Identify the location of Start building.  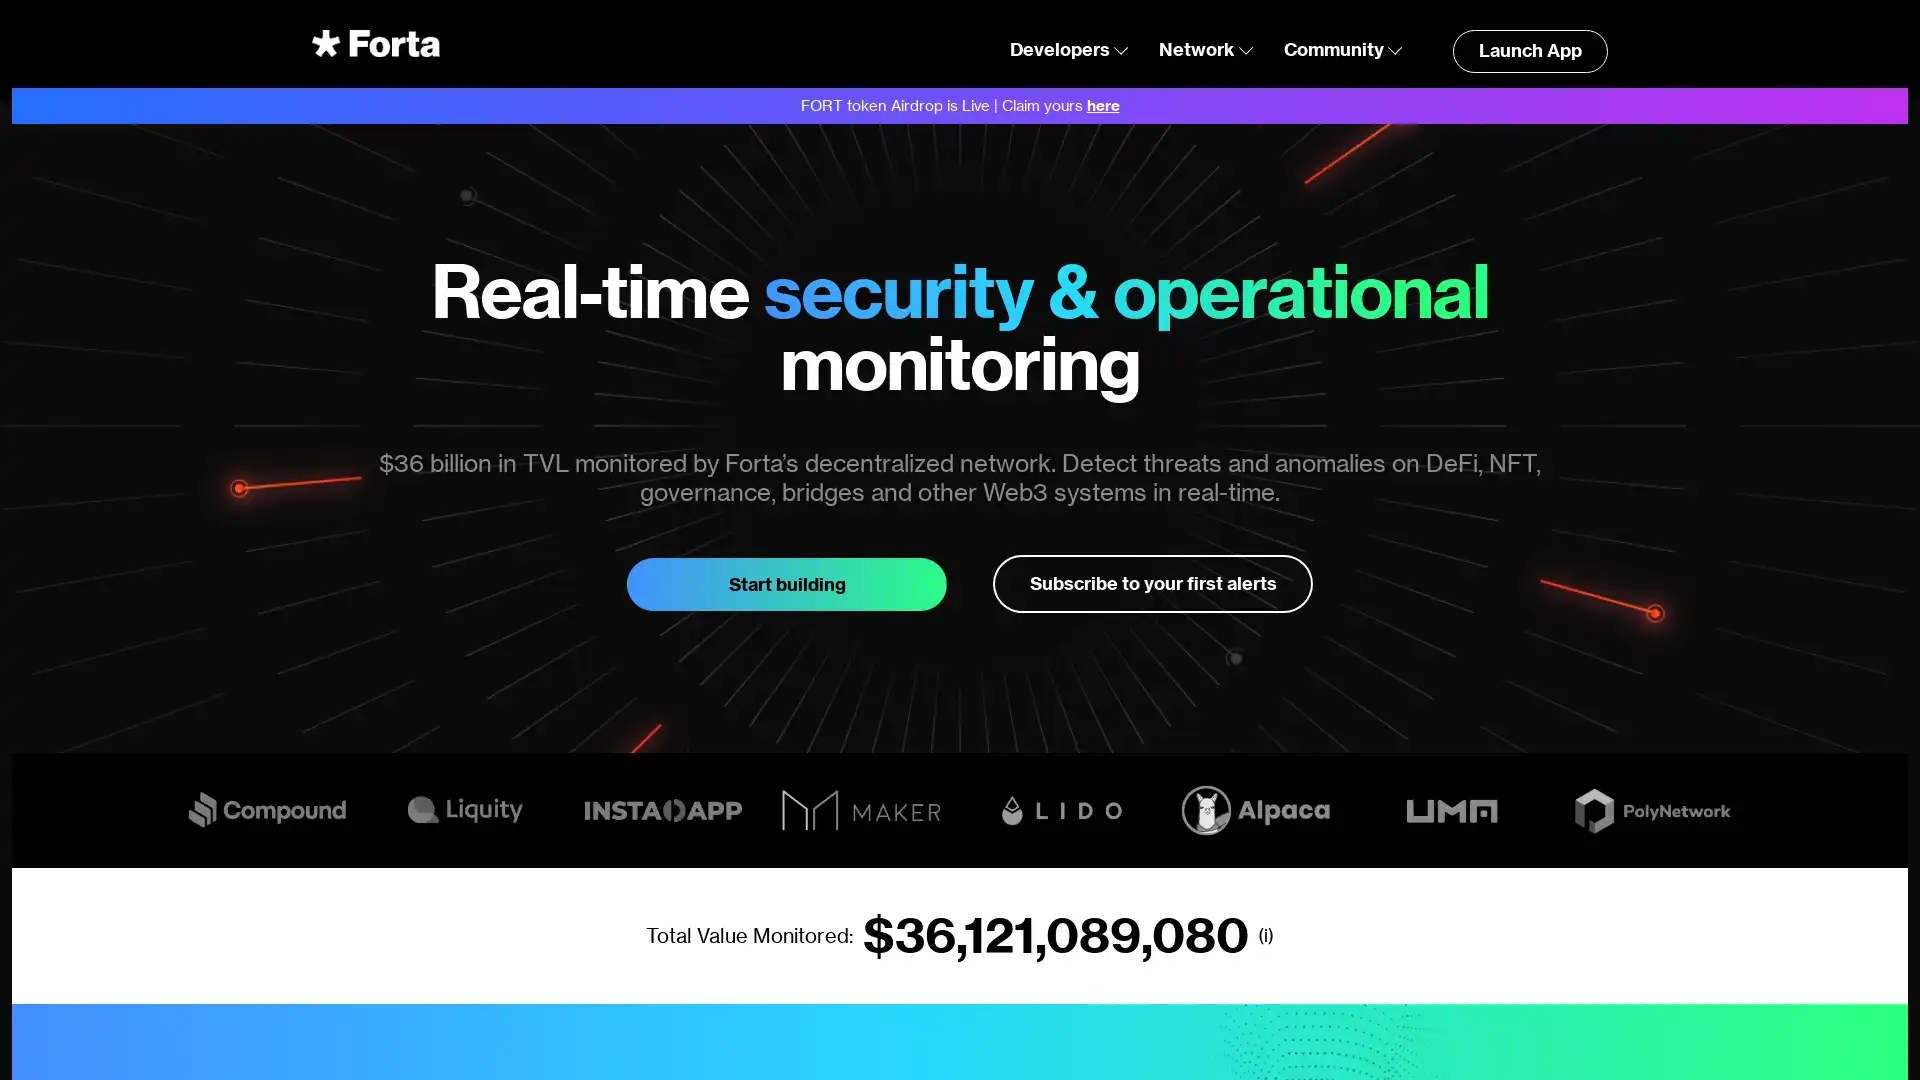
(786, 583).